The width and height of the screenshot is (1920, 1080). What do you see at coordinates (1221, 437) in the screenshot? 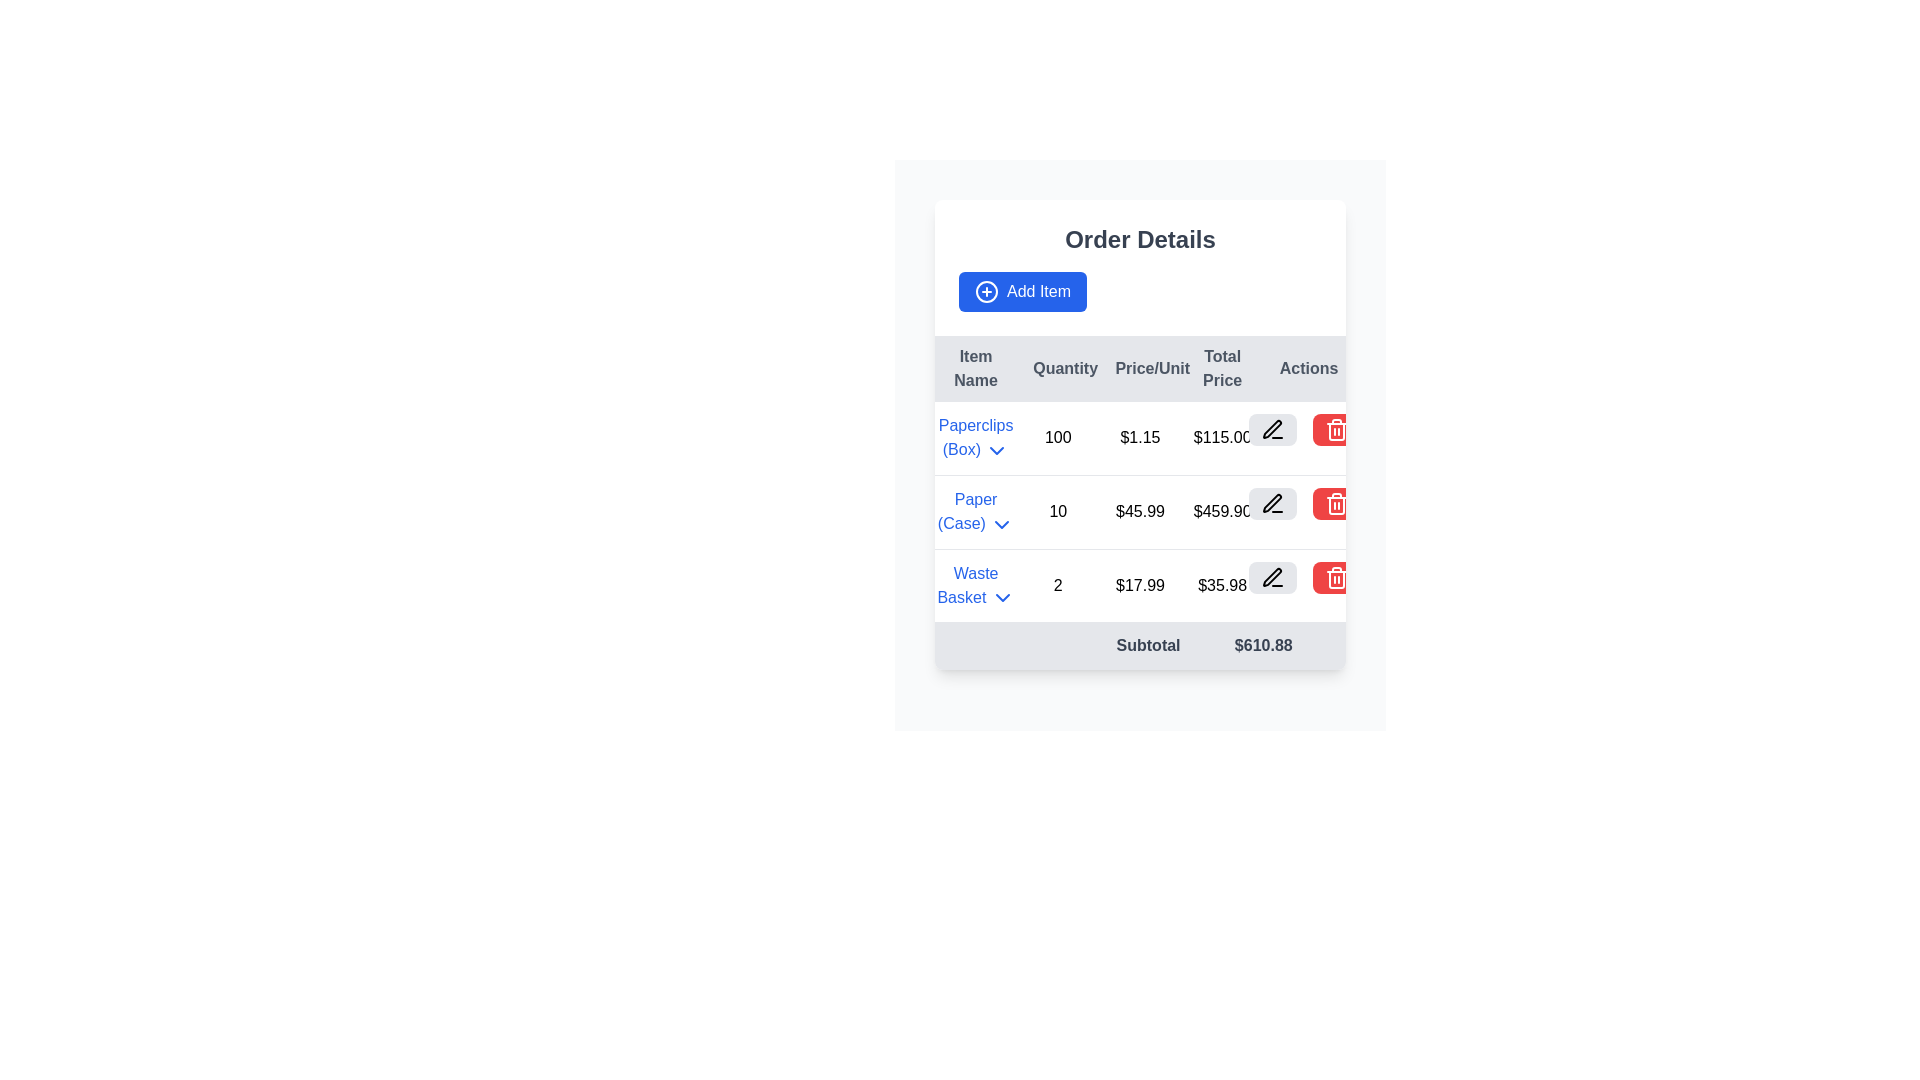
I see `the text display showing '$115.00' under the 'Total Price' column in the first row of the order details table` at bounding box center [1221, 437].